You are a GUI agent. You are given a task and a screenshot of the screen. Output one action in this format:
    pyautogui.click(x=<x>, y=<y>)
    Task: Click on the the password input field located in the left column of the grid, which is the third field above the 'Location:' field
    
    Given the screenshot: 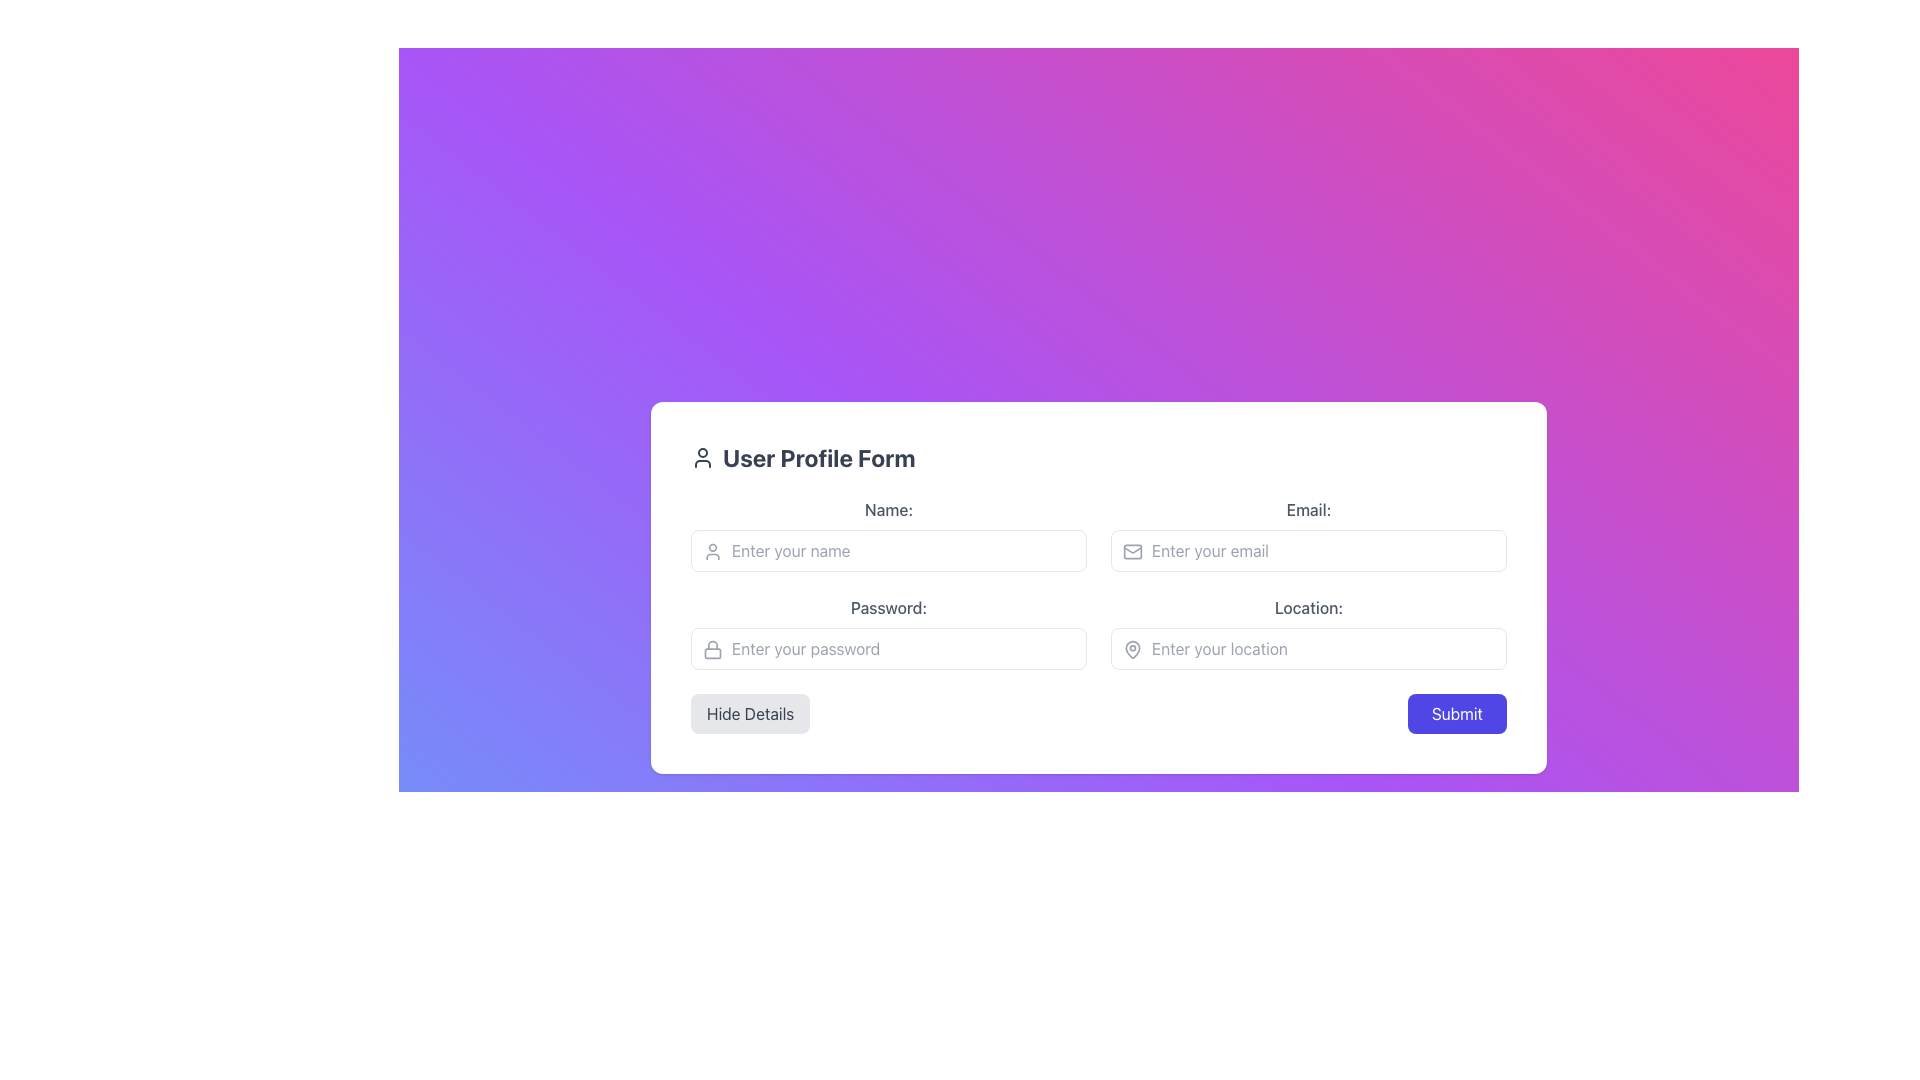 What is the action you would take?
    pyautogui.click(x=887, y=632)
    